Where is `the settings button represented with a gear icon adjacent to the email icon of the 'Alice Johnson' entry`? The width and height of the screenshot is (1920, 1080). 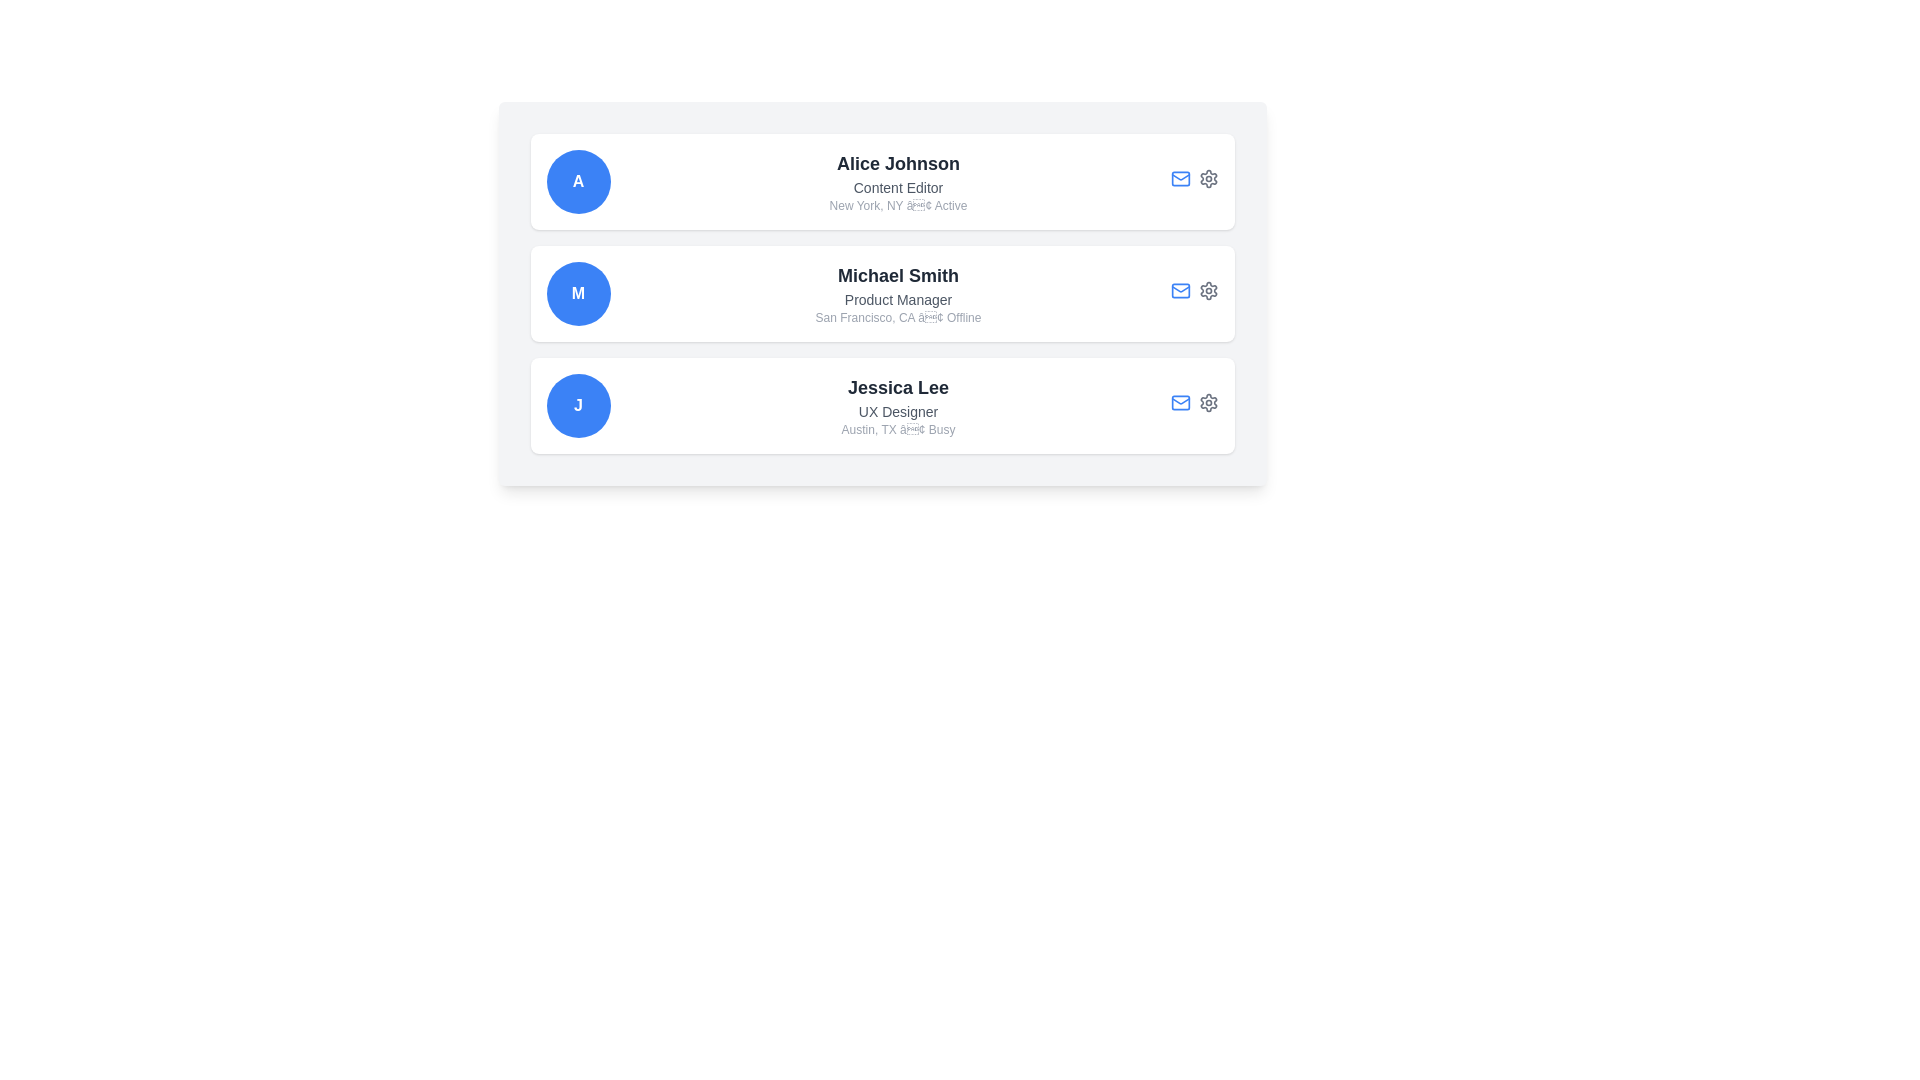
the settings button represented with a gear icon adjacent to the email icon of the 'Alice Johnson' entry is located at coordinates (1207, 177).